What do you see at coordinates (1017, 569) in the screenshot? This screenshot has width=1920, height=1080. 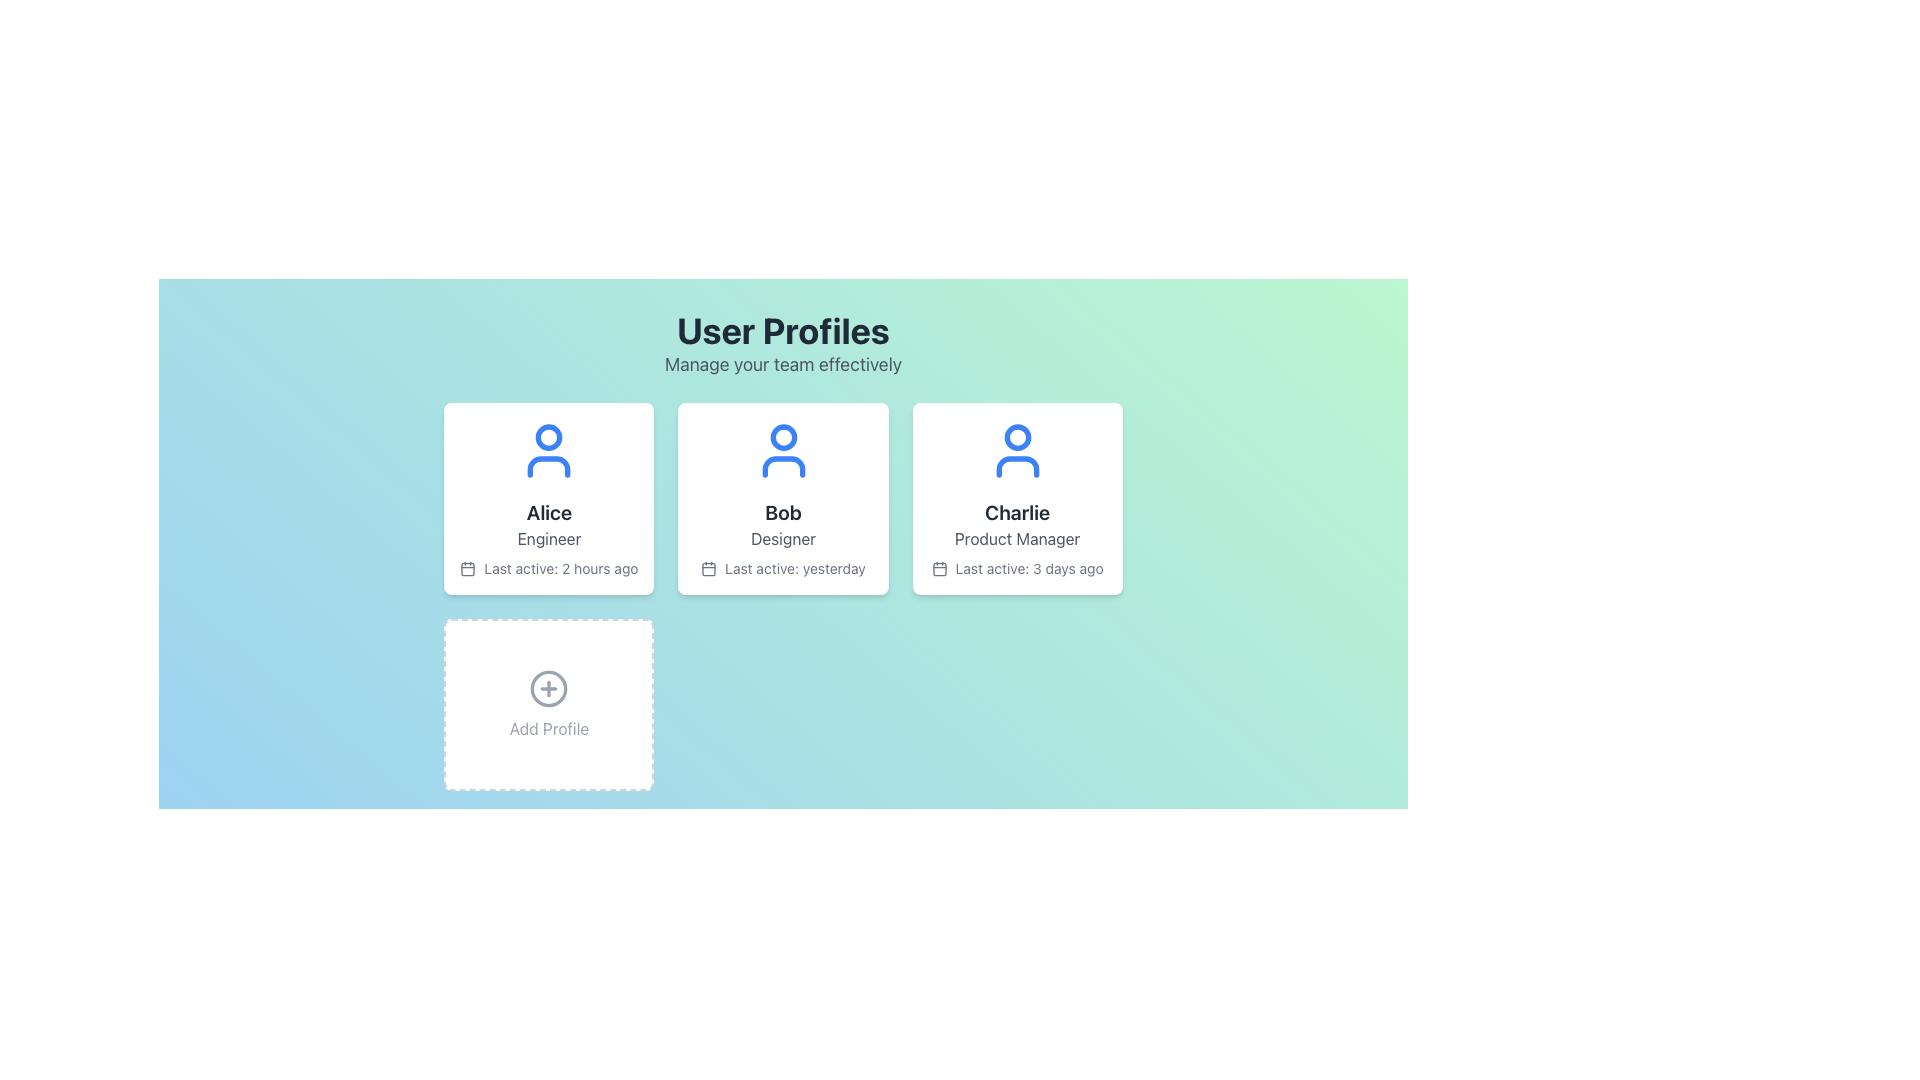 I see `the text label with an icon indicating the last active status of 'Charlie', located below 'Product Manager' in the third profile card` at bounding box center [1017, 569].